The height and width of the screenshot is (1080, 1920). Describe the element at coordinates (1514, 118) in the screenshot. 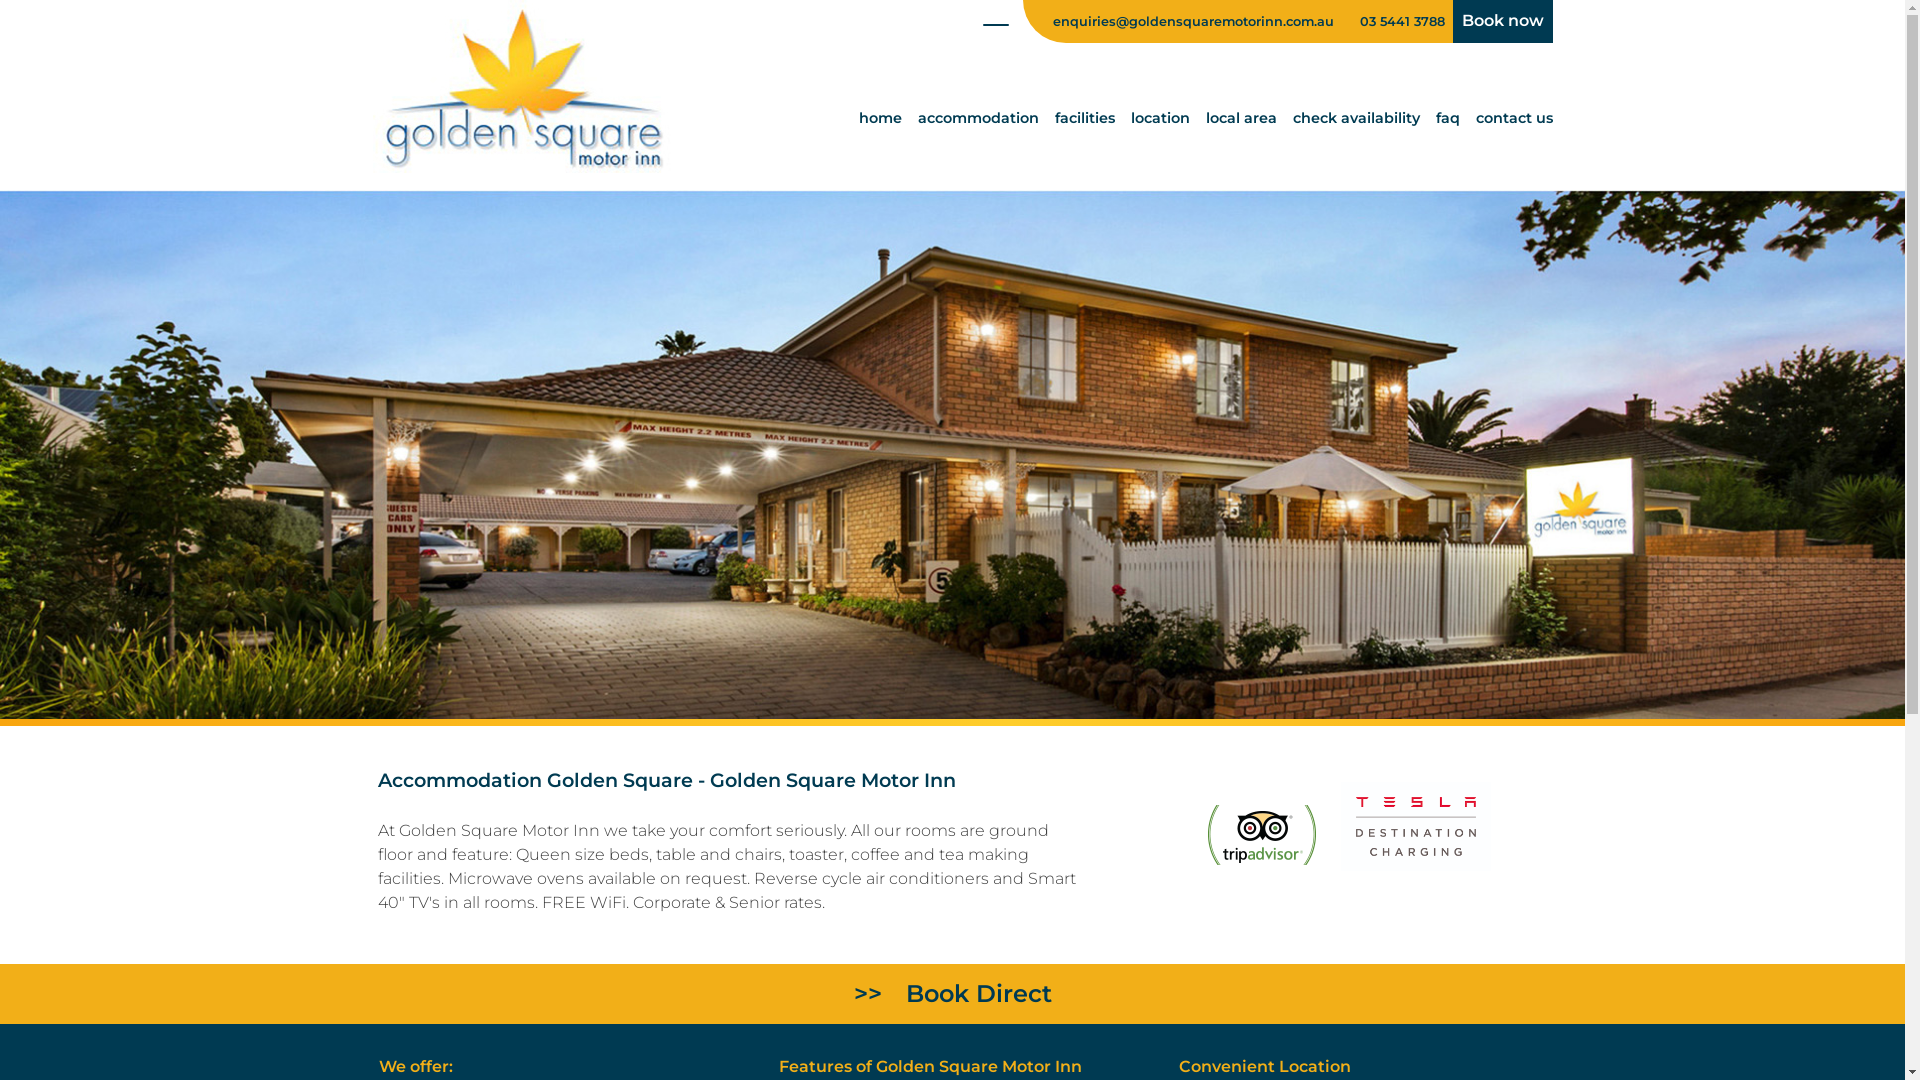

I see `'contact us'` at that location.